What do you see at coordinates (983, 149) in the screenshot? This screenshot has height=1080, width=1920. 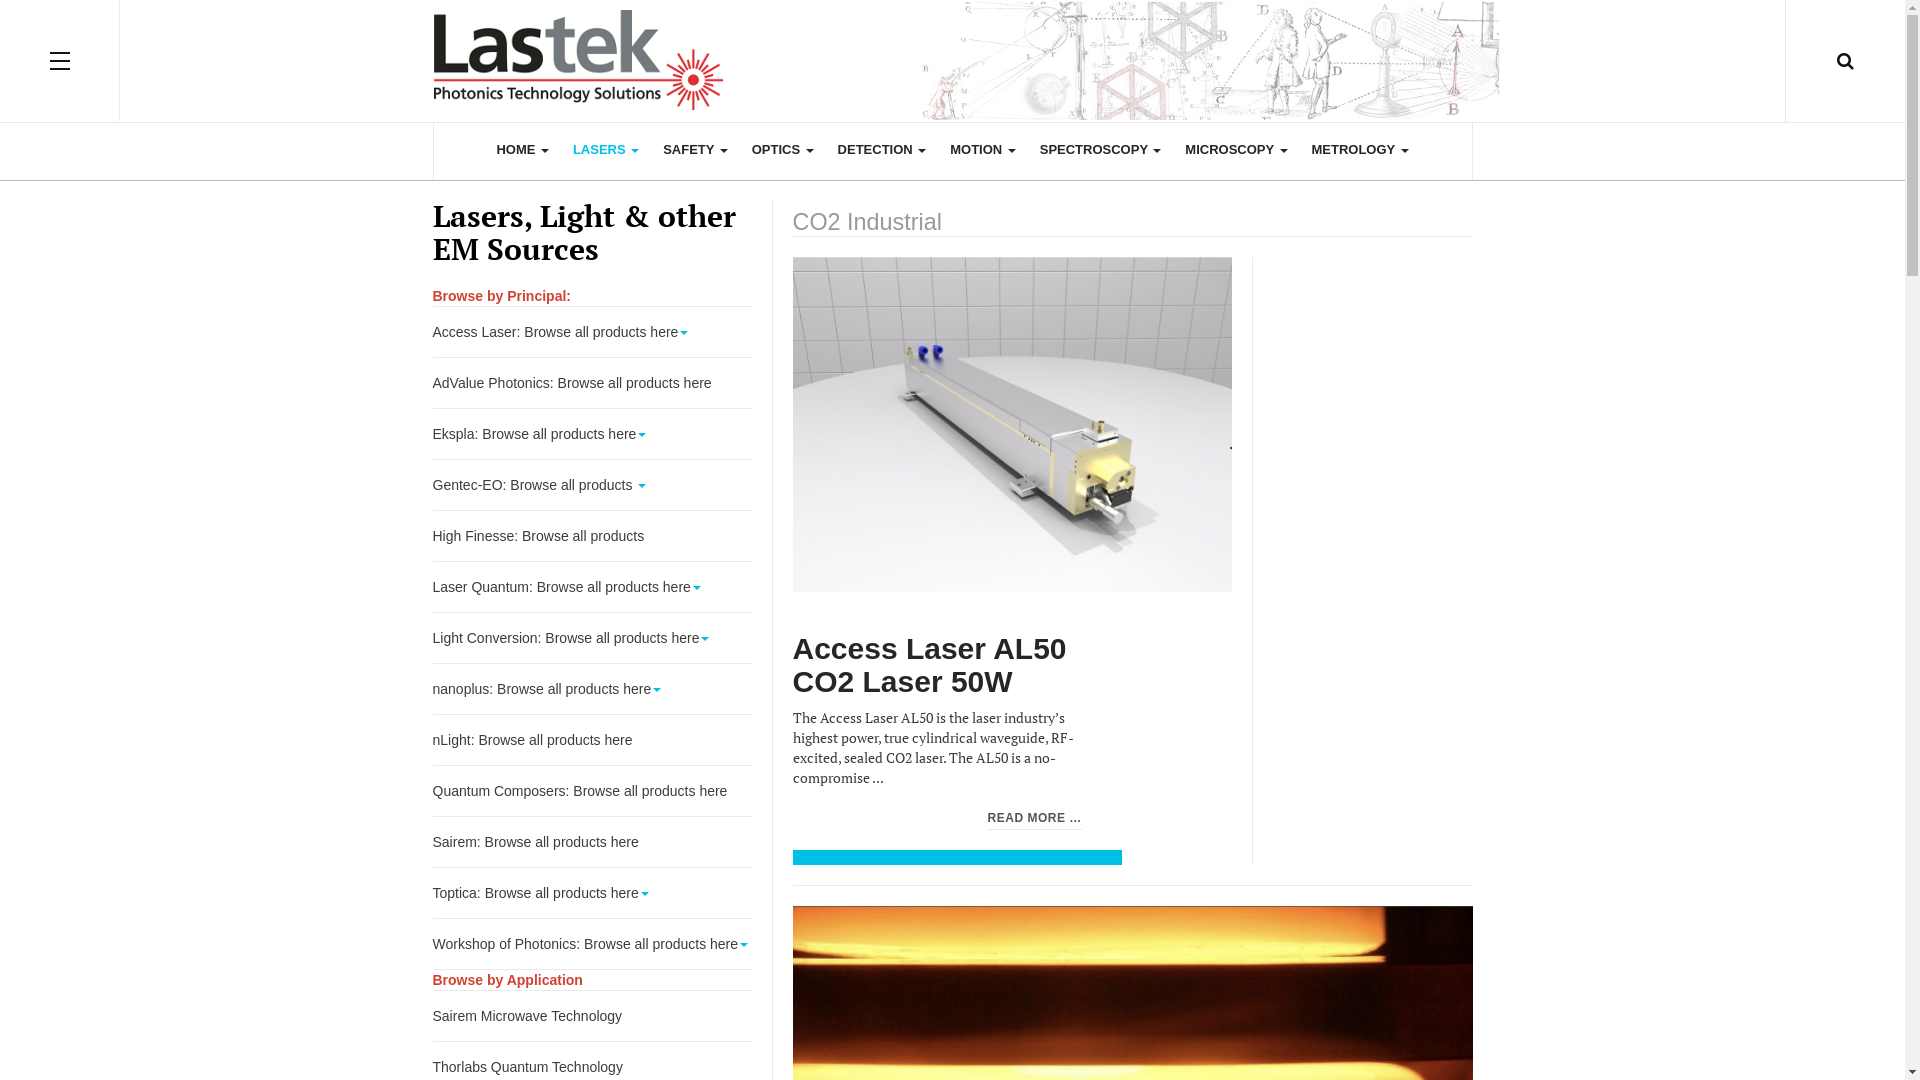 I see `'MOTION'` at bounding box center [983, 149].